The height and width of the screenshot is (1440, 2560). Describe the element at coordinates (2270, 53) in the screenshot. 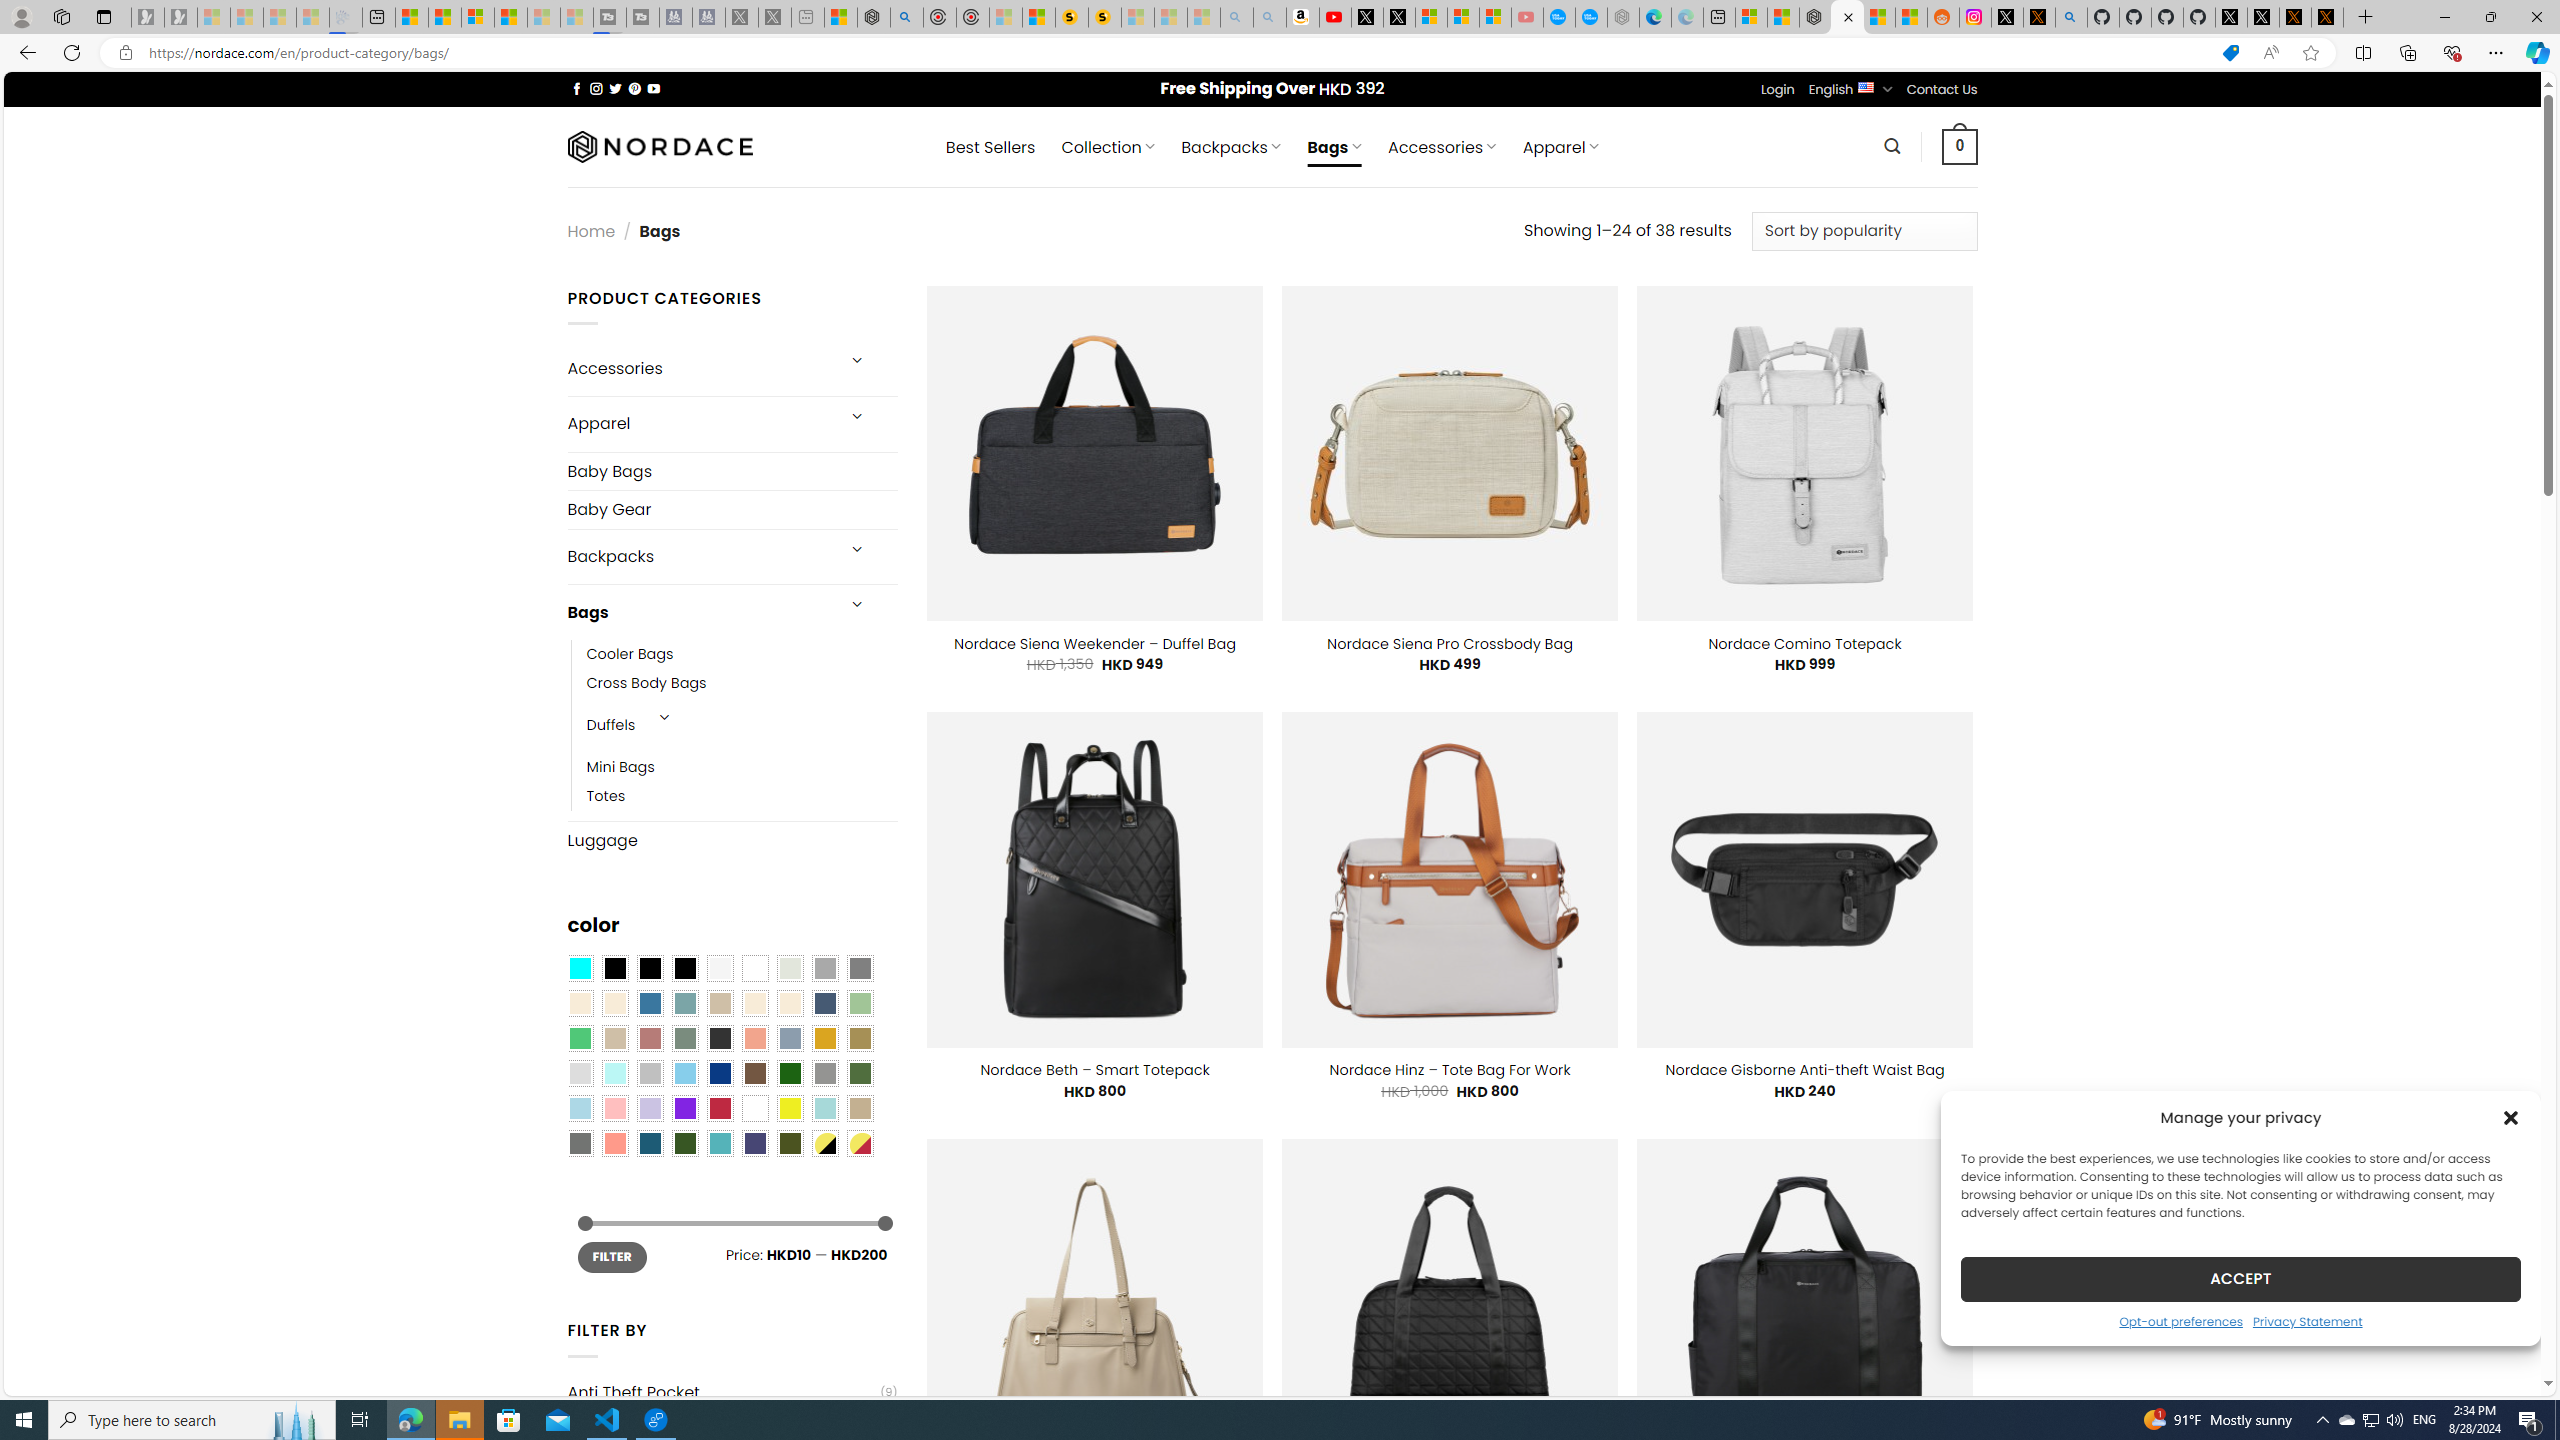

I see `'Read aloud this page (Ctrl+Shift+U)'` at that location.